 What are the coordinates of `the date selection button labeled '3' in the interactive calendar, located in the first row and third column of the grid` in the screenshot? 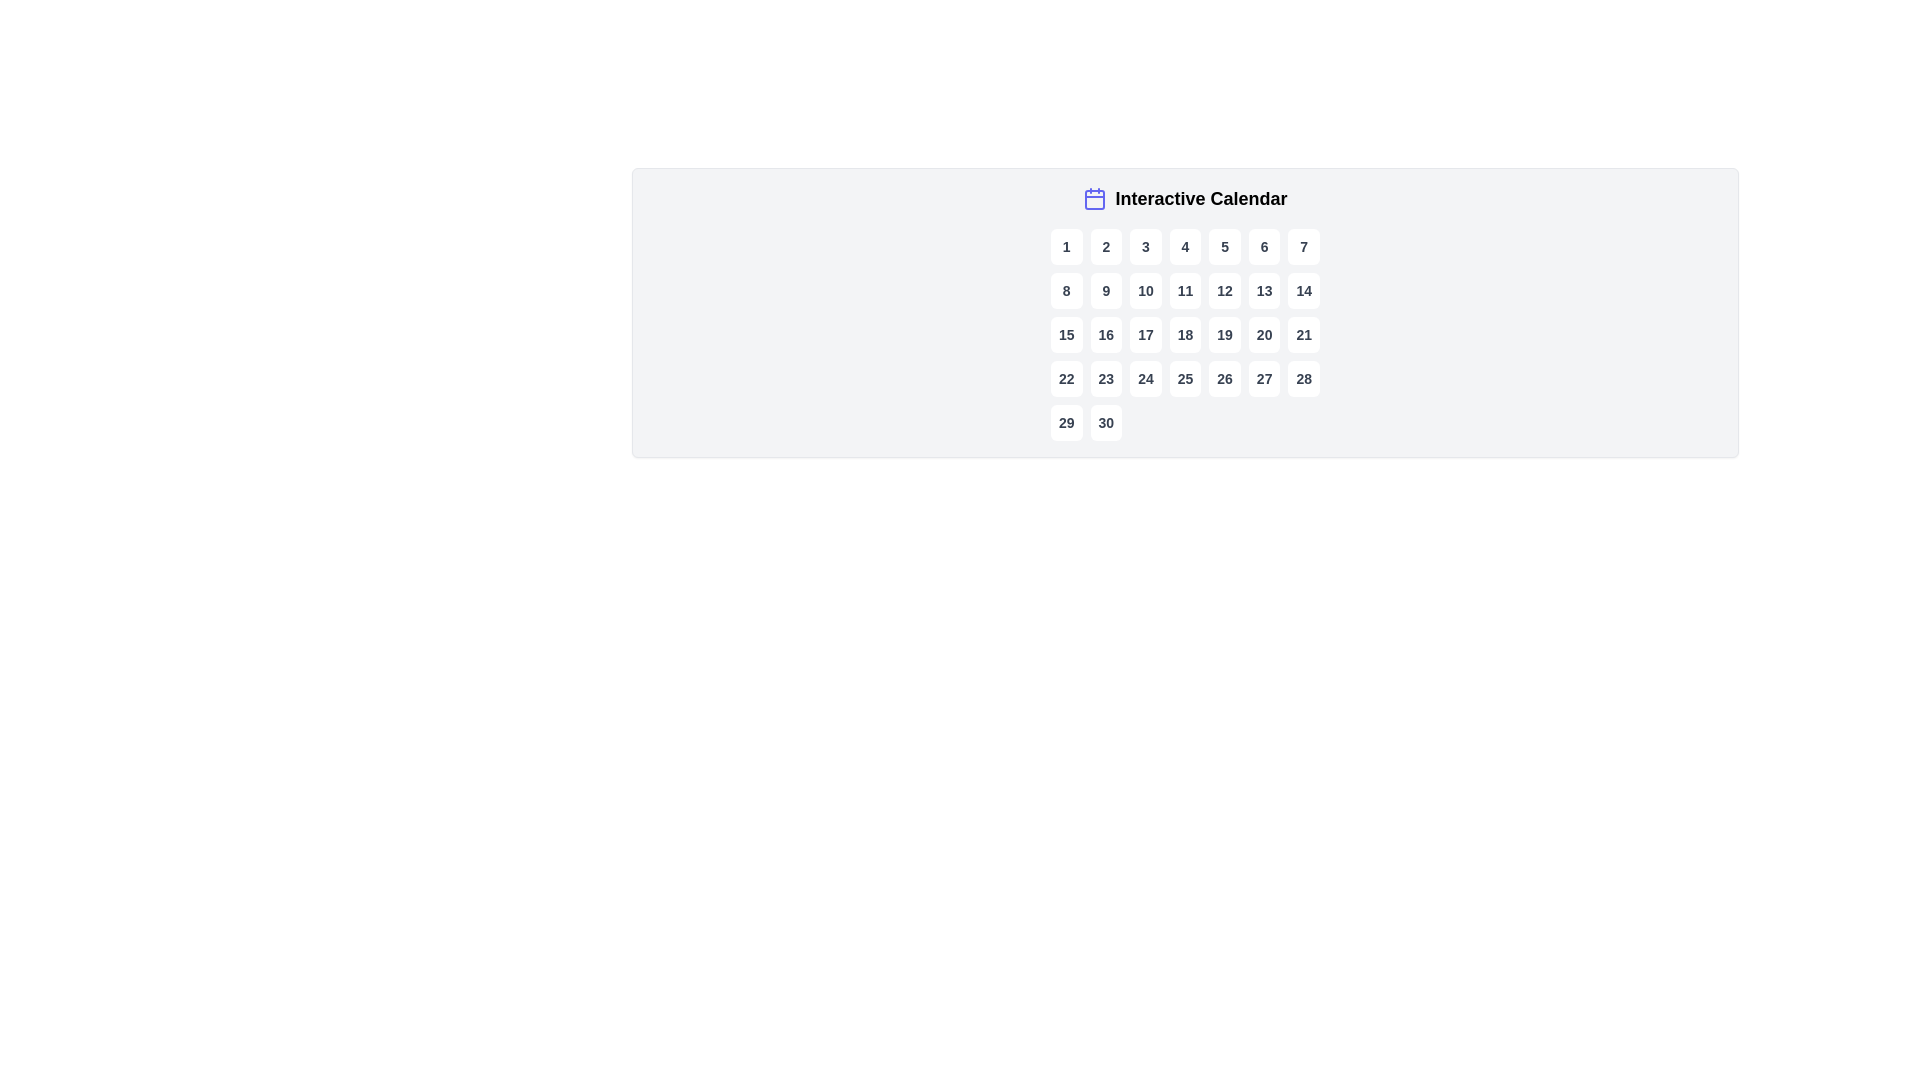 It's located at (1145, 245).